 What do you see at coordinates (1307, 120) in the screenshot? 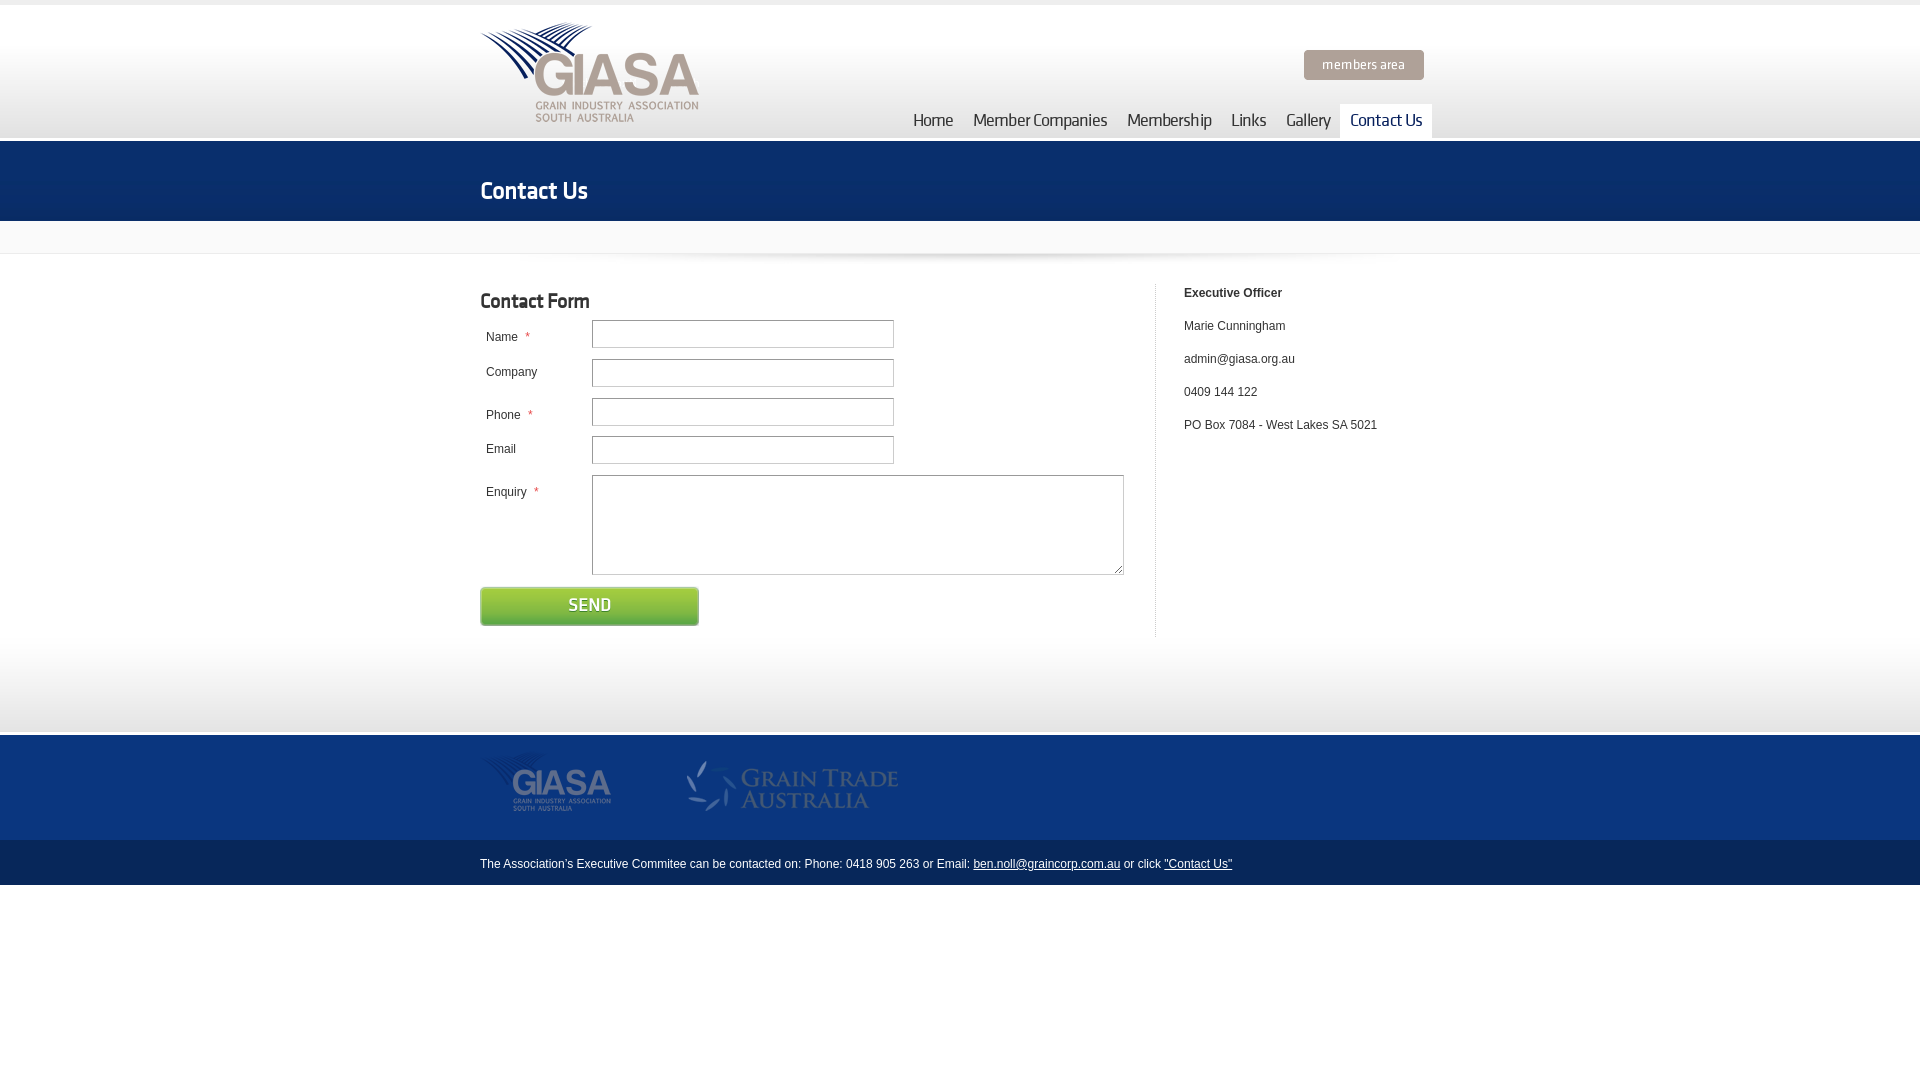
I see `'Gallery'` at bounding box center [1307, 120].